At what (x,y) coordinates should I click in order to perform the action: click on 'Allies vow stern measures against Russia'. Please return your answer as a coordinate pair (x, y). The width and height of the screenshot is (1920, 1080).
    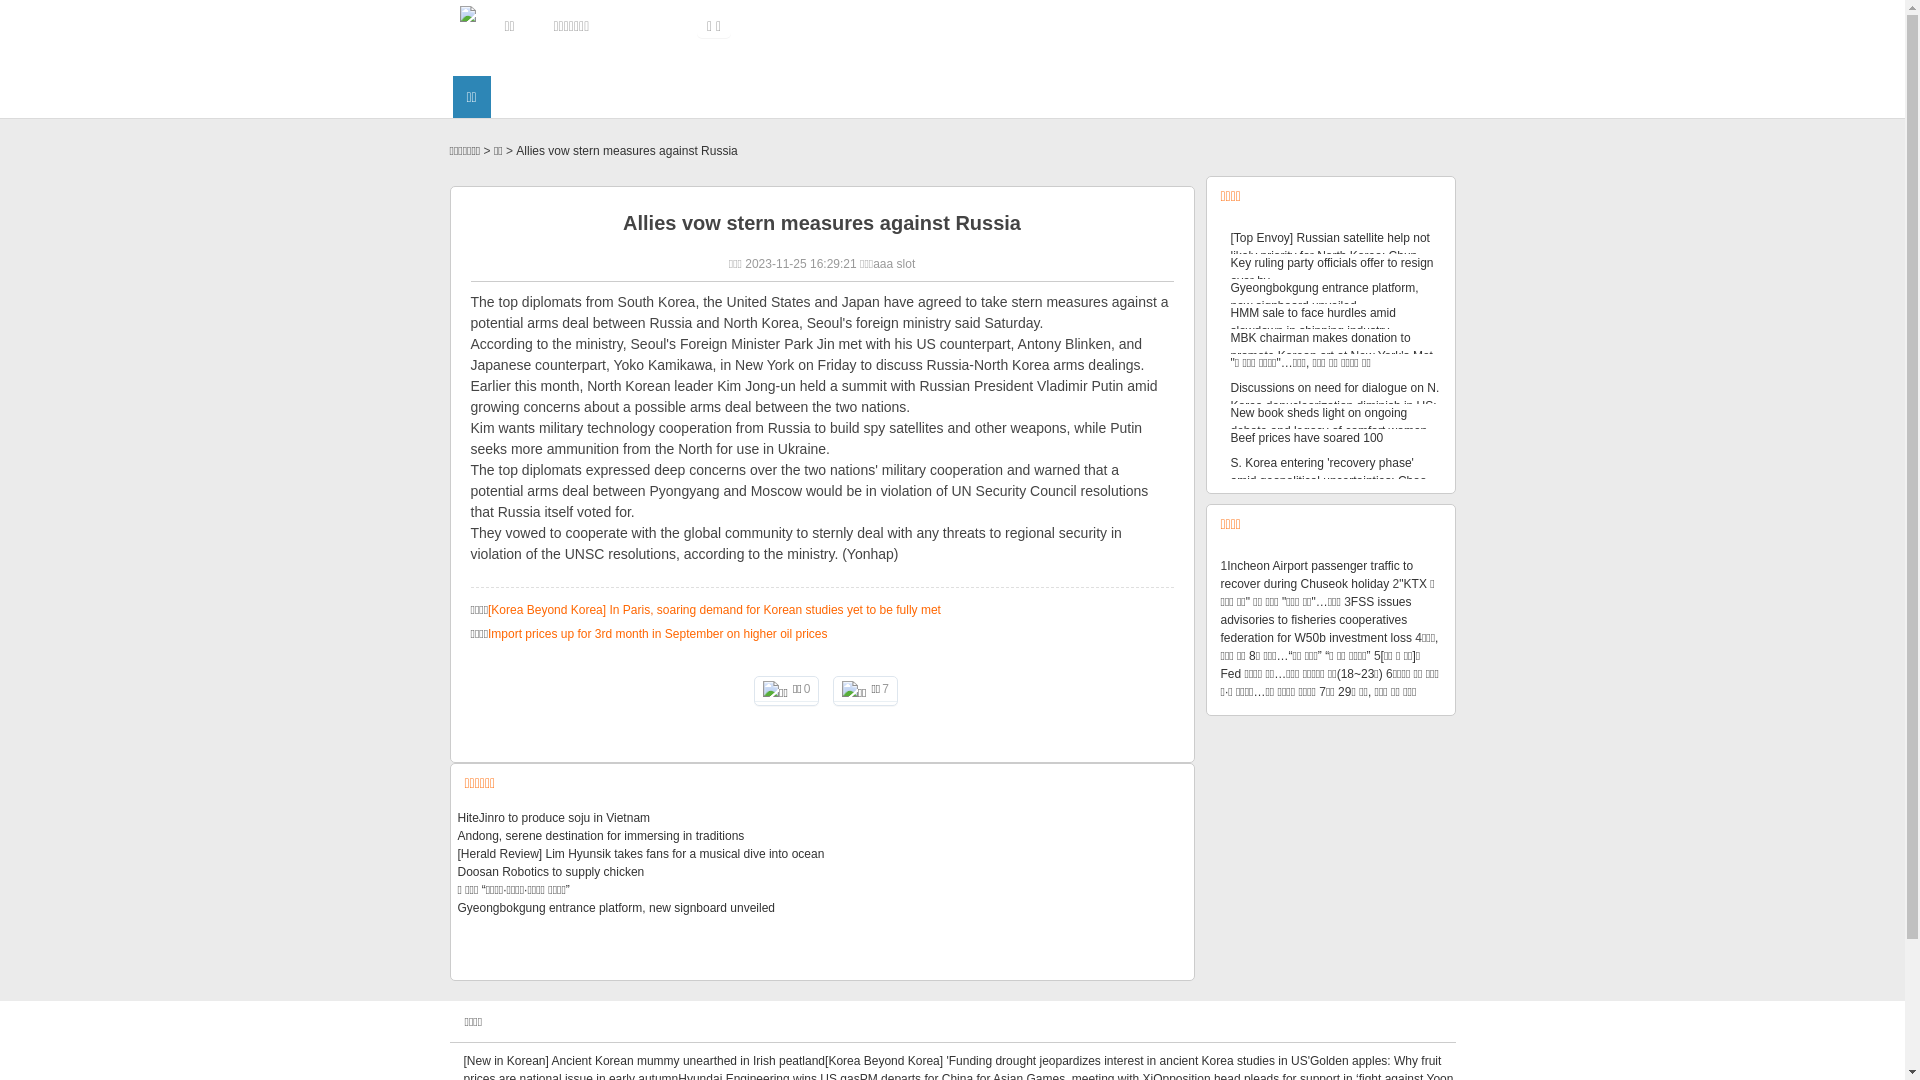
    Looking at the image, I should click on (625, 149).